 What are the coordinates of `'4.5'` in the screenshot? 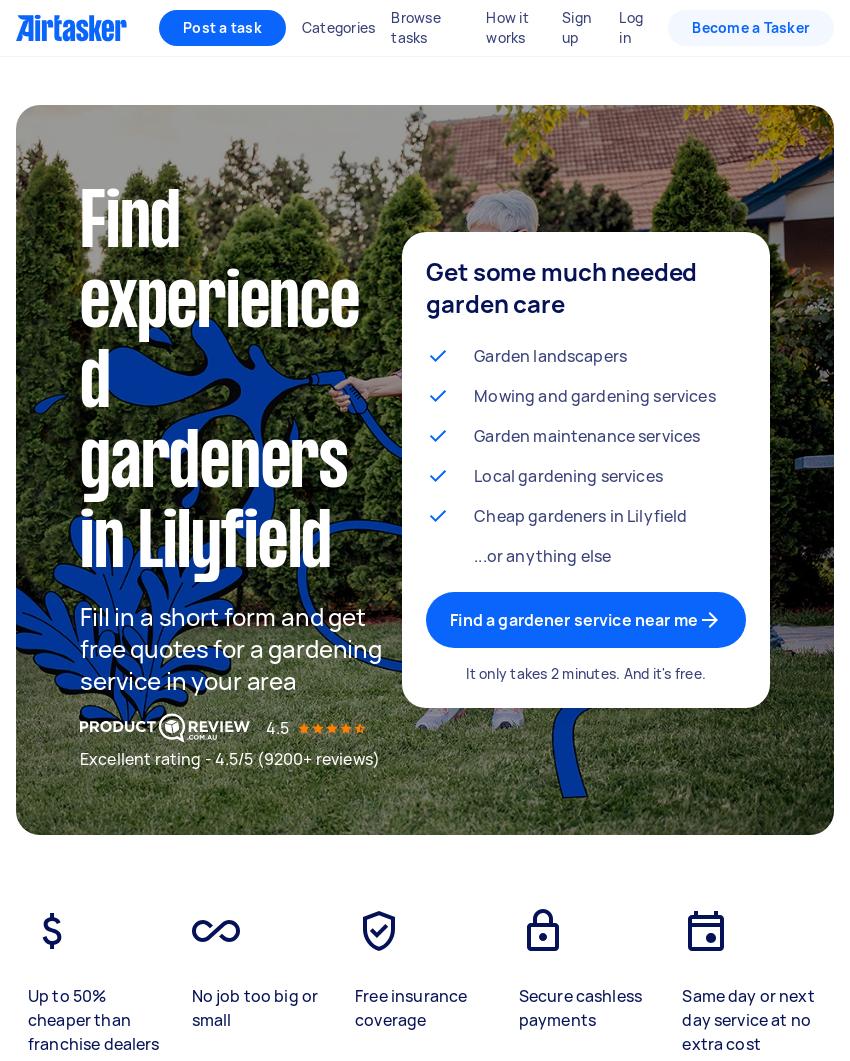 It's located at (276, 727).